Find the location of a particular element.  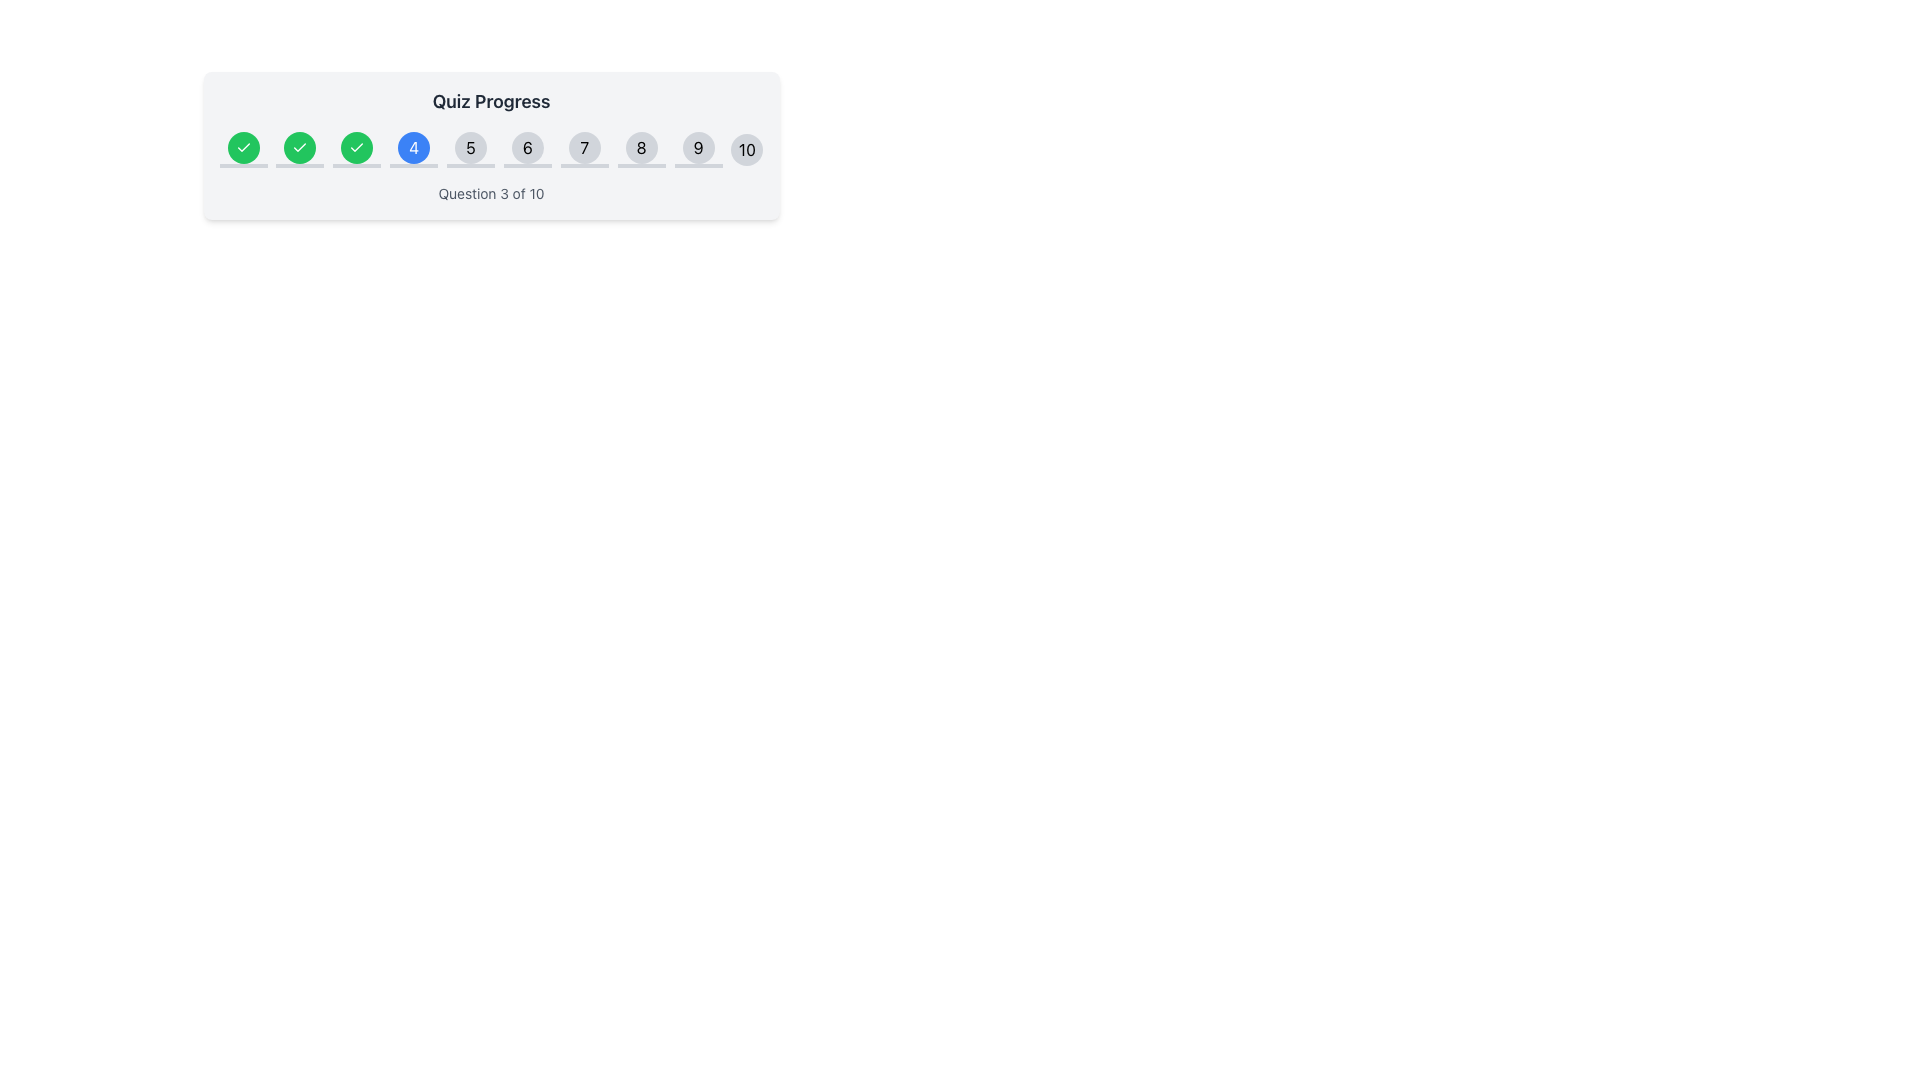

the non-interactive visual cue representing the ninth step in the progress tracker for a quiz is located at coordinates (698, 149).